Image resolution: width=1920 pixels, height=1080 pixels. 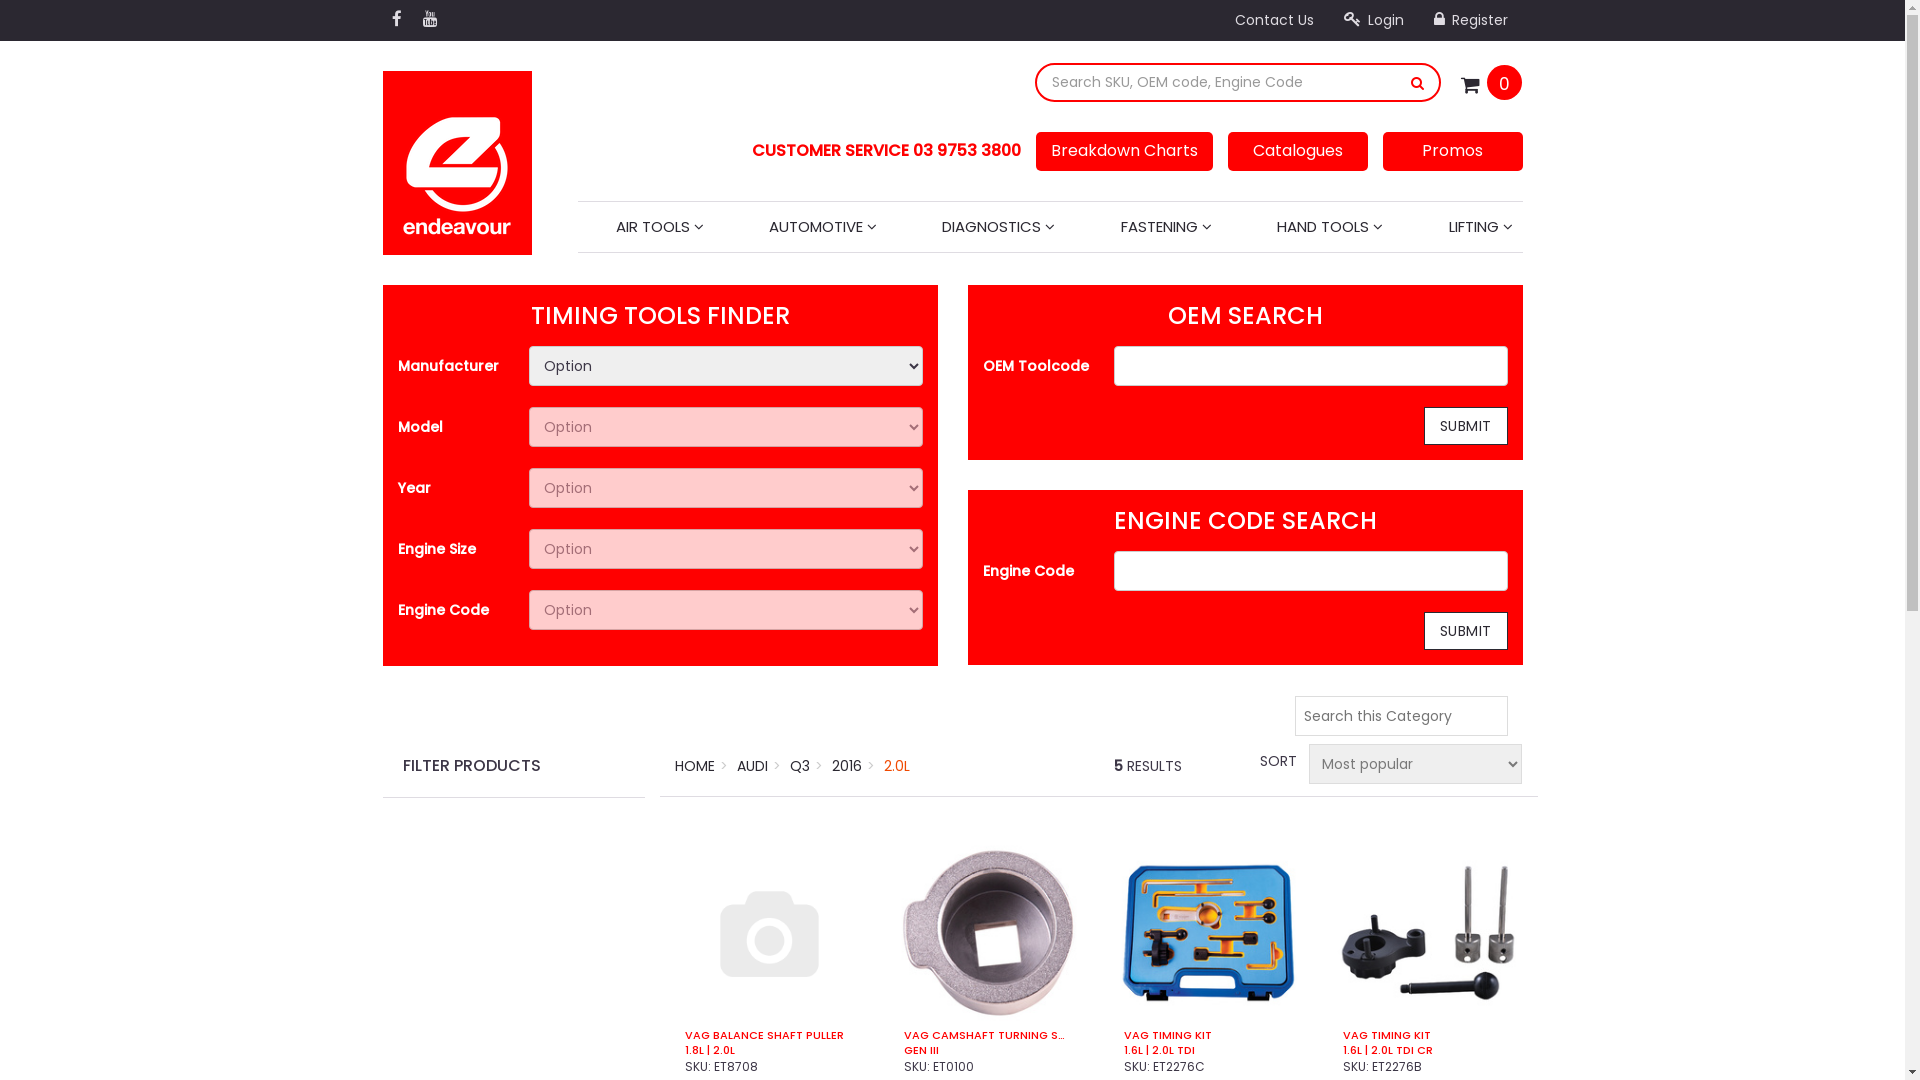 What do you see at coordinates (757, 226) in the screenshot?
I see `'AUTOMOTIVE'` at bounding box center [757, 226].